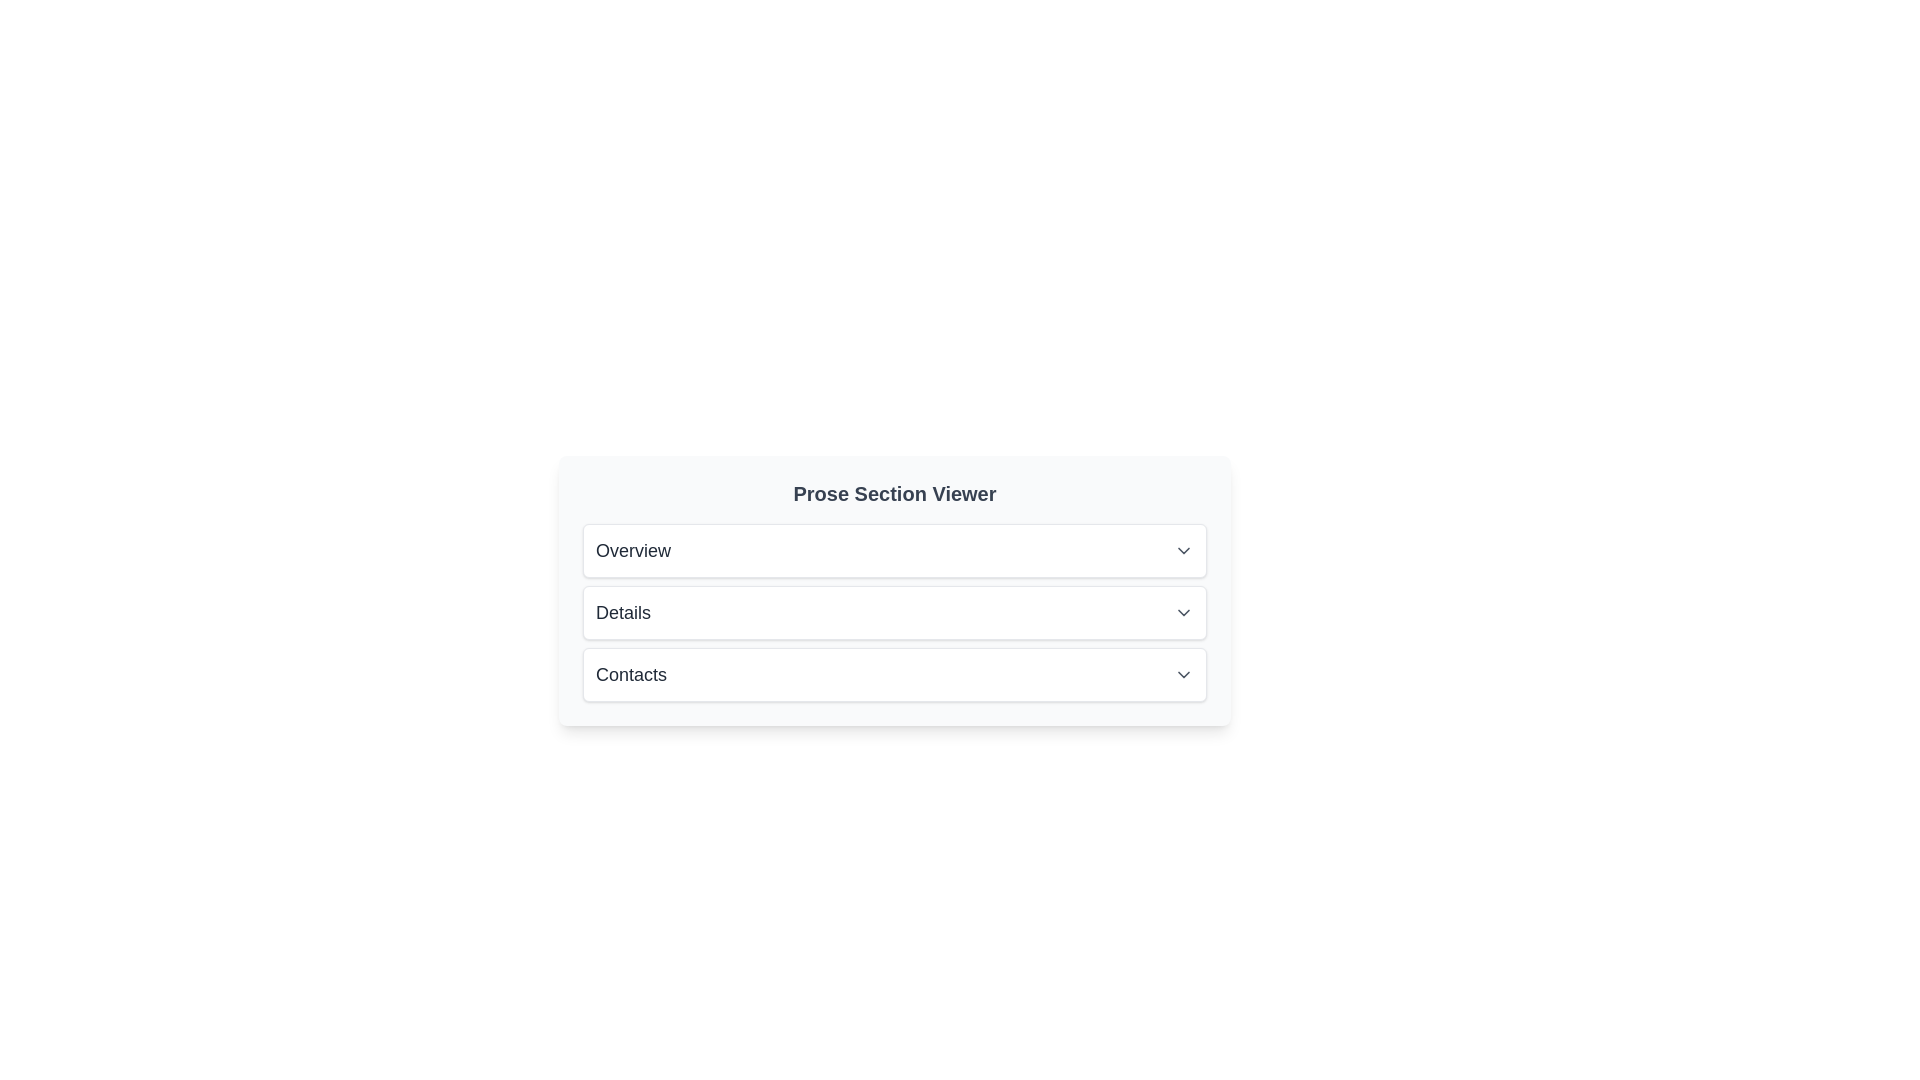 The width and height of the screenshot is (1920, 1080). What do you see at coordinates (893, 675) in the screenshot?
I see `the 'Contacts' dropdown menu element, which is the third in a vertically stacked list` at bounding box center [893, 675].